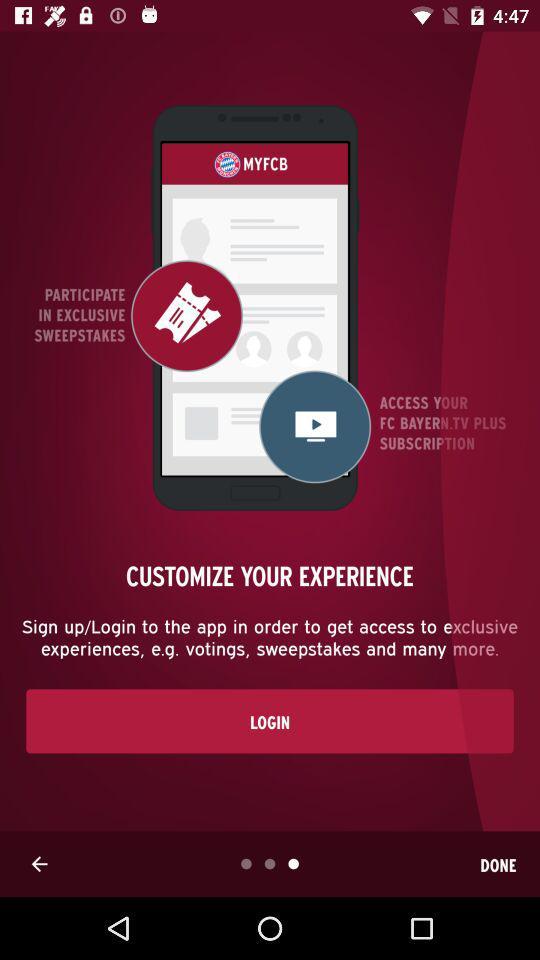 The image size is (540, 960). What do you see at coordinates (39, 863) in the screenshot?
I see `the icon below the login item` at bounding box center [39, 863].